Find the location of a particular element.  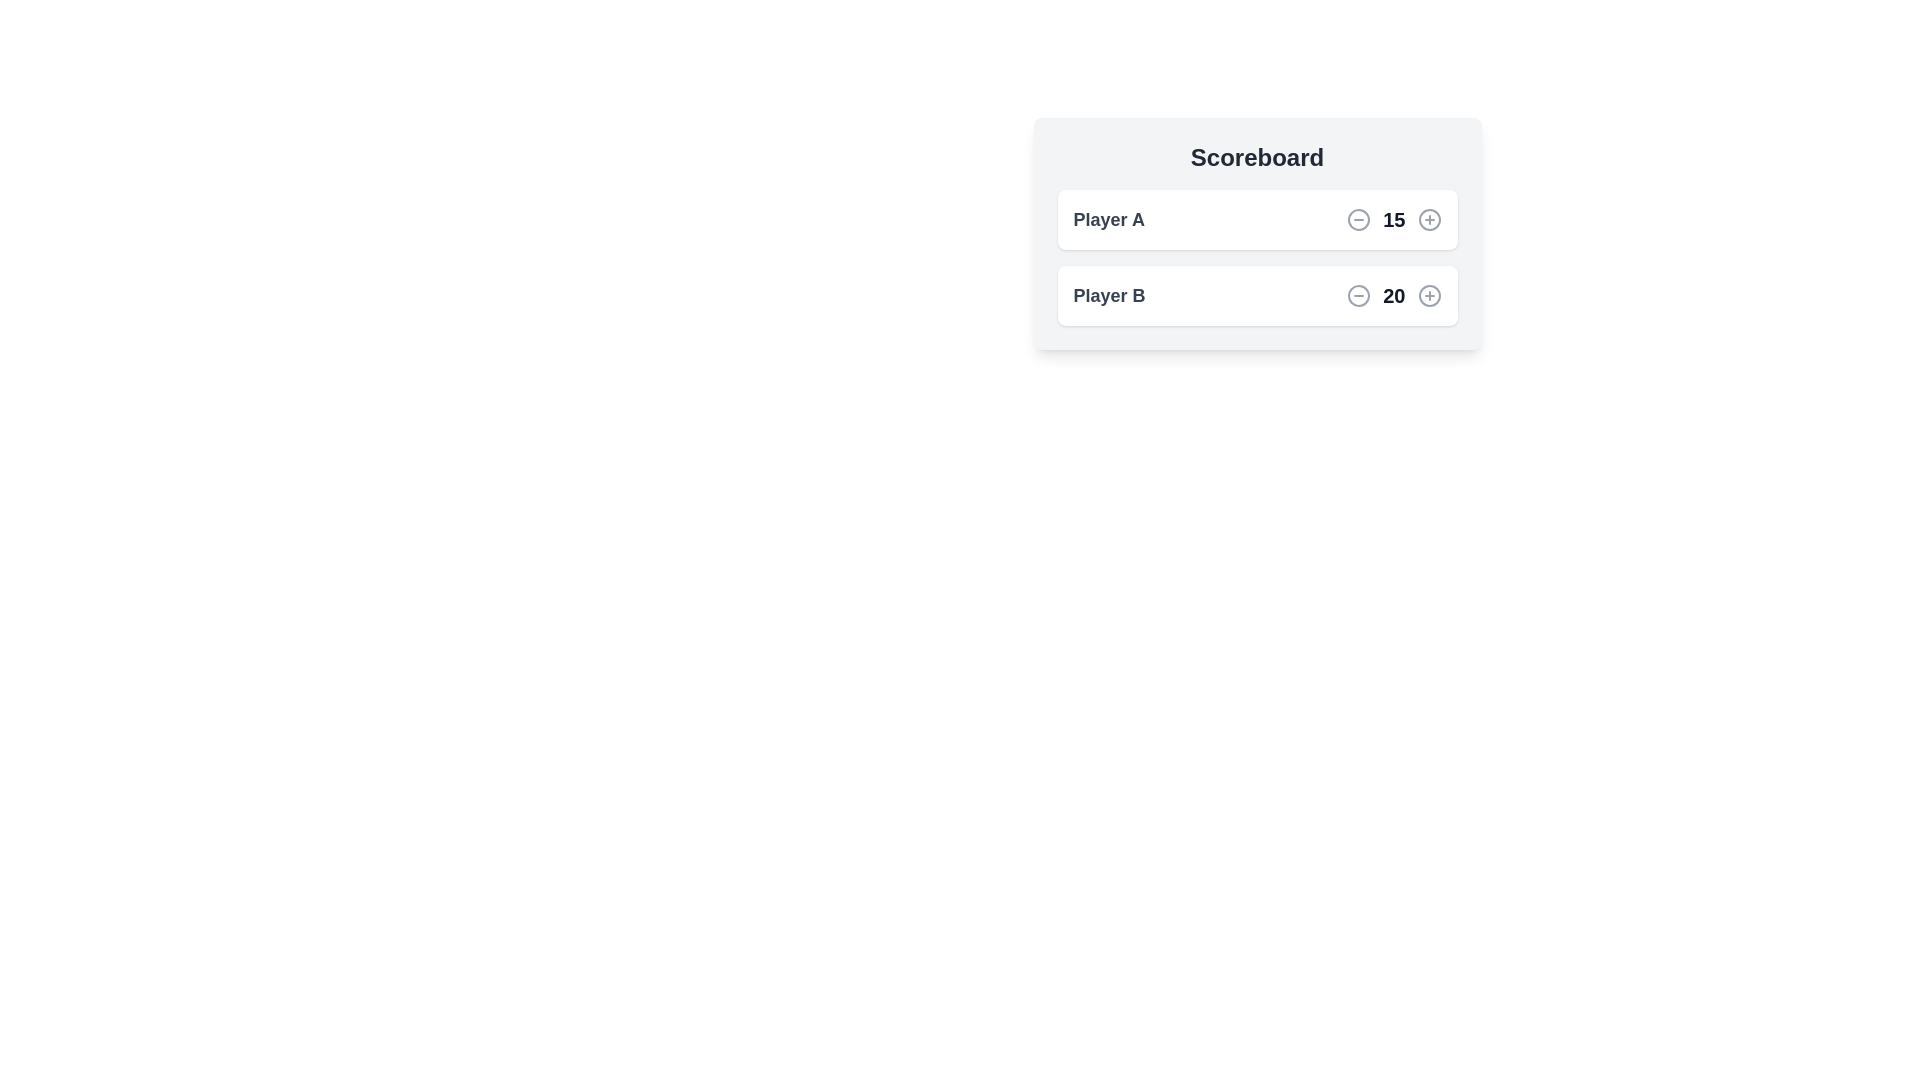

the decorative '+' icon within the interactive button for Player B's score, which indicates an action to increase the score is located at coordinates (1428, 296).